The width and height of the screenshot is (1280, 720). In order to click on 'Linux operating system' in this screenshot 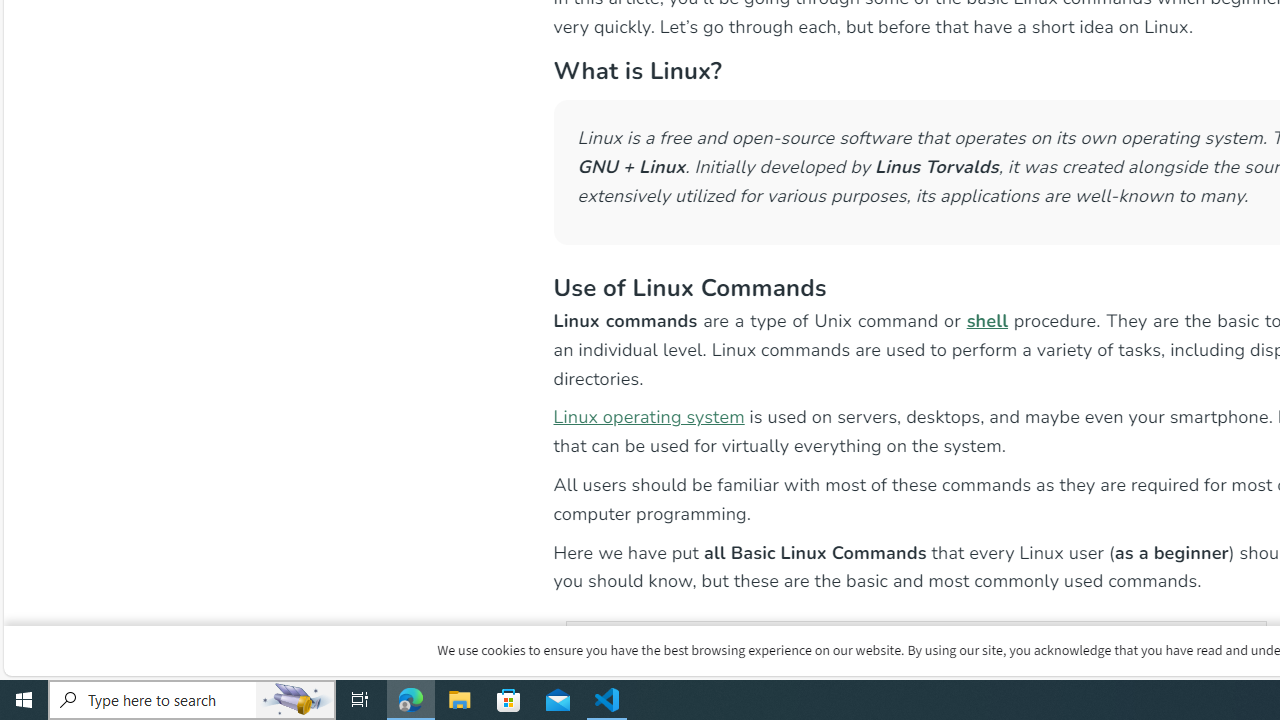, I will do `click(648, 416)`.